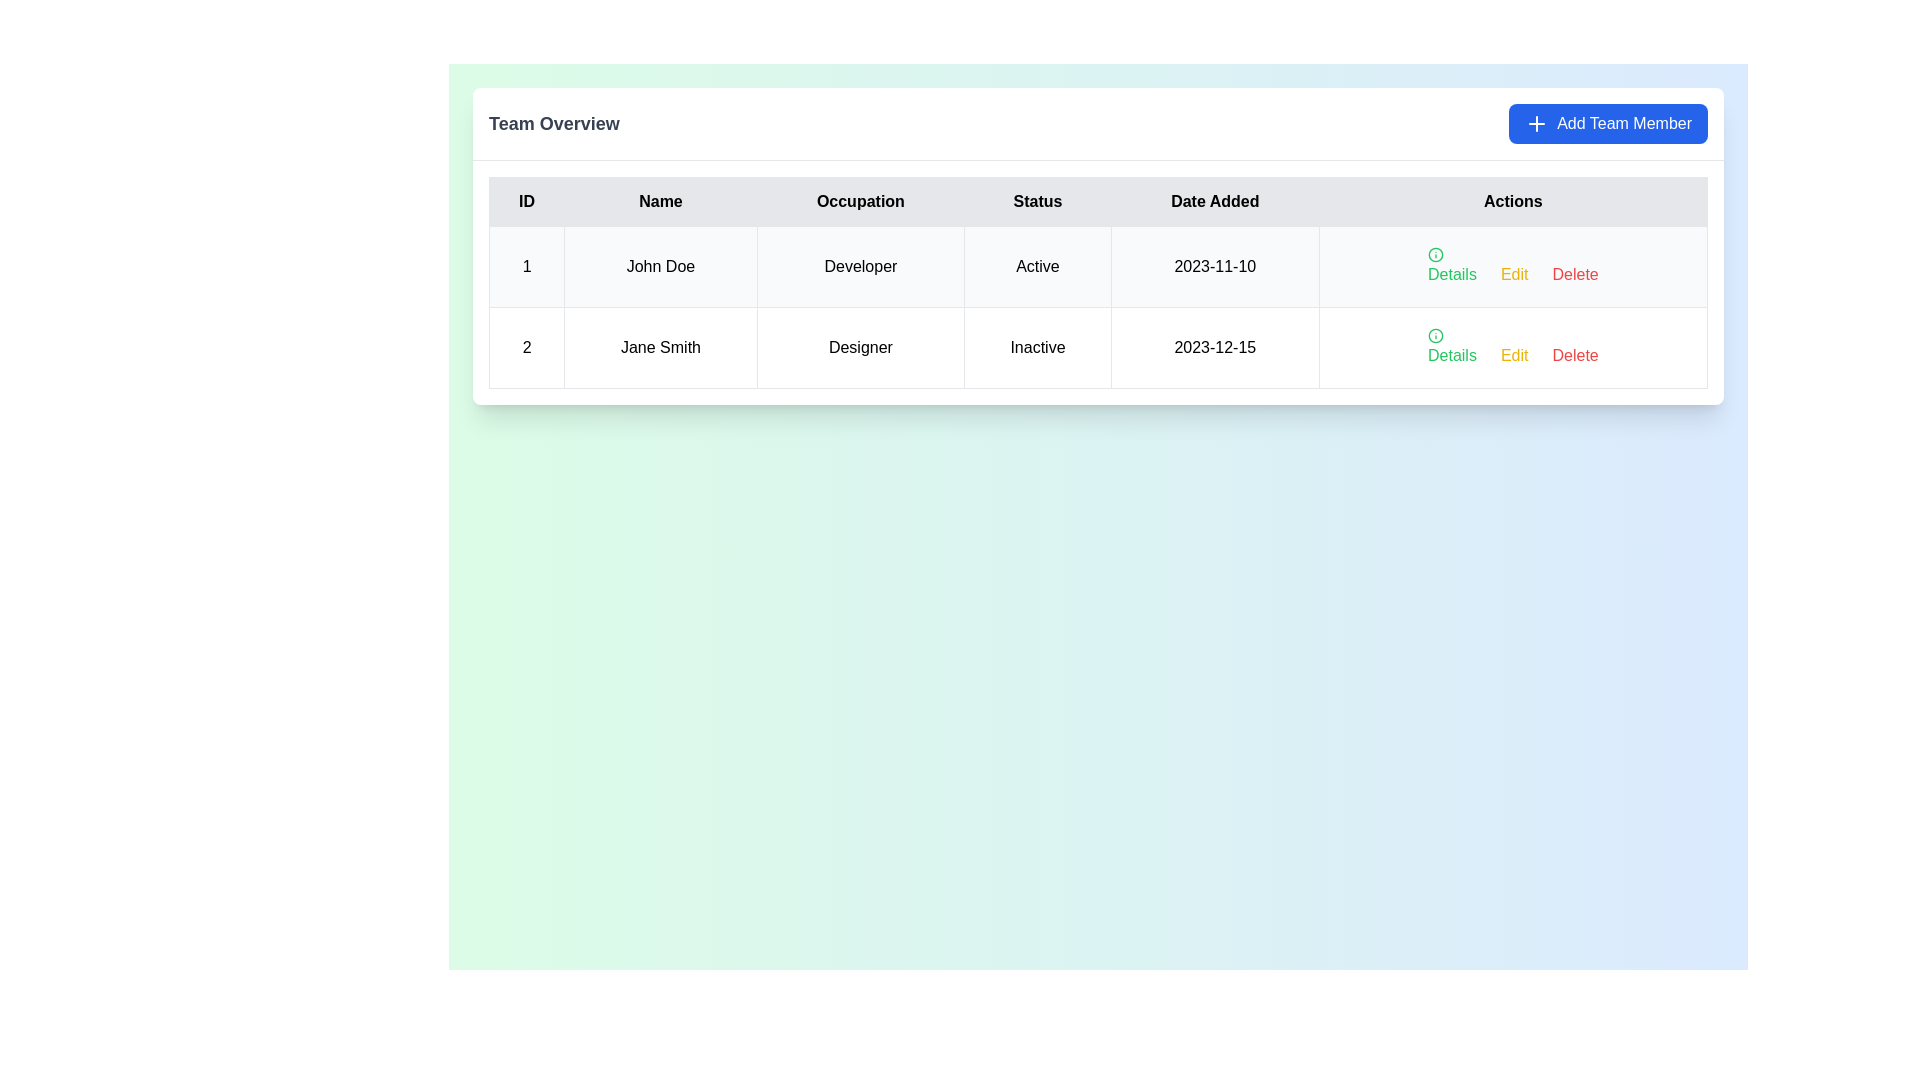 This screenshot has width=1920, height=1080. Describe the element at coordinates (661, 346) in the screenshot. I see `the static text element displaying 'Jane Smith' located in the second row of the 'Name' column in the table structure` at that location.